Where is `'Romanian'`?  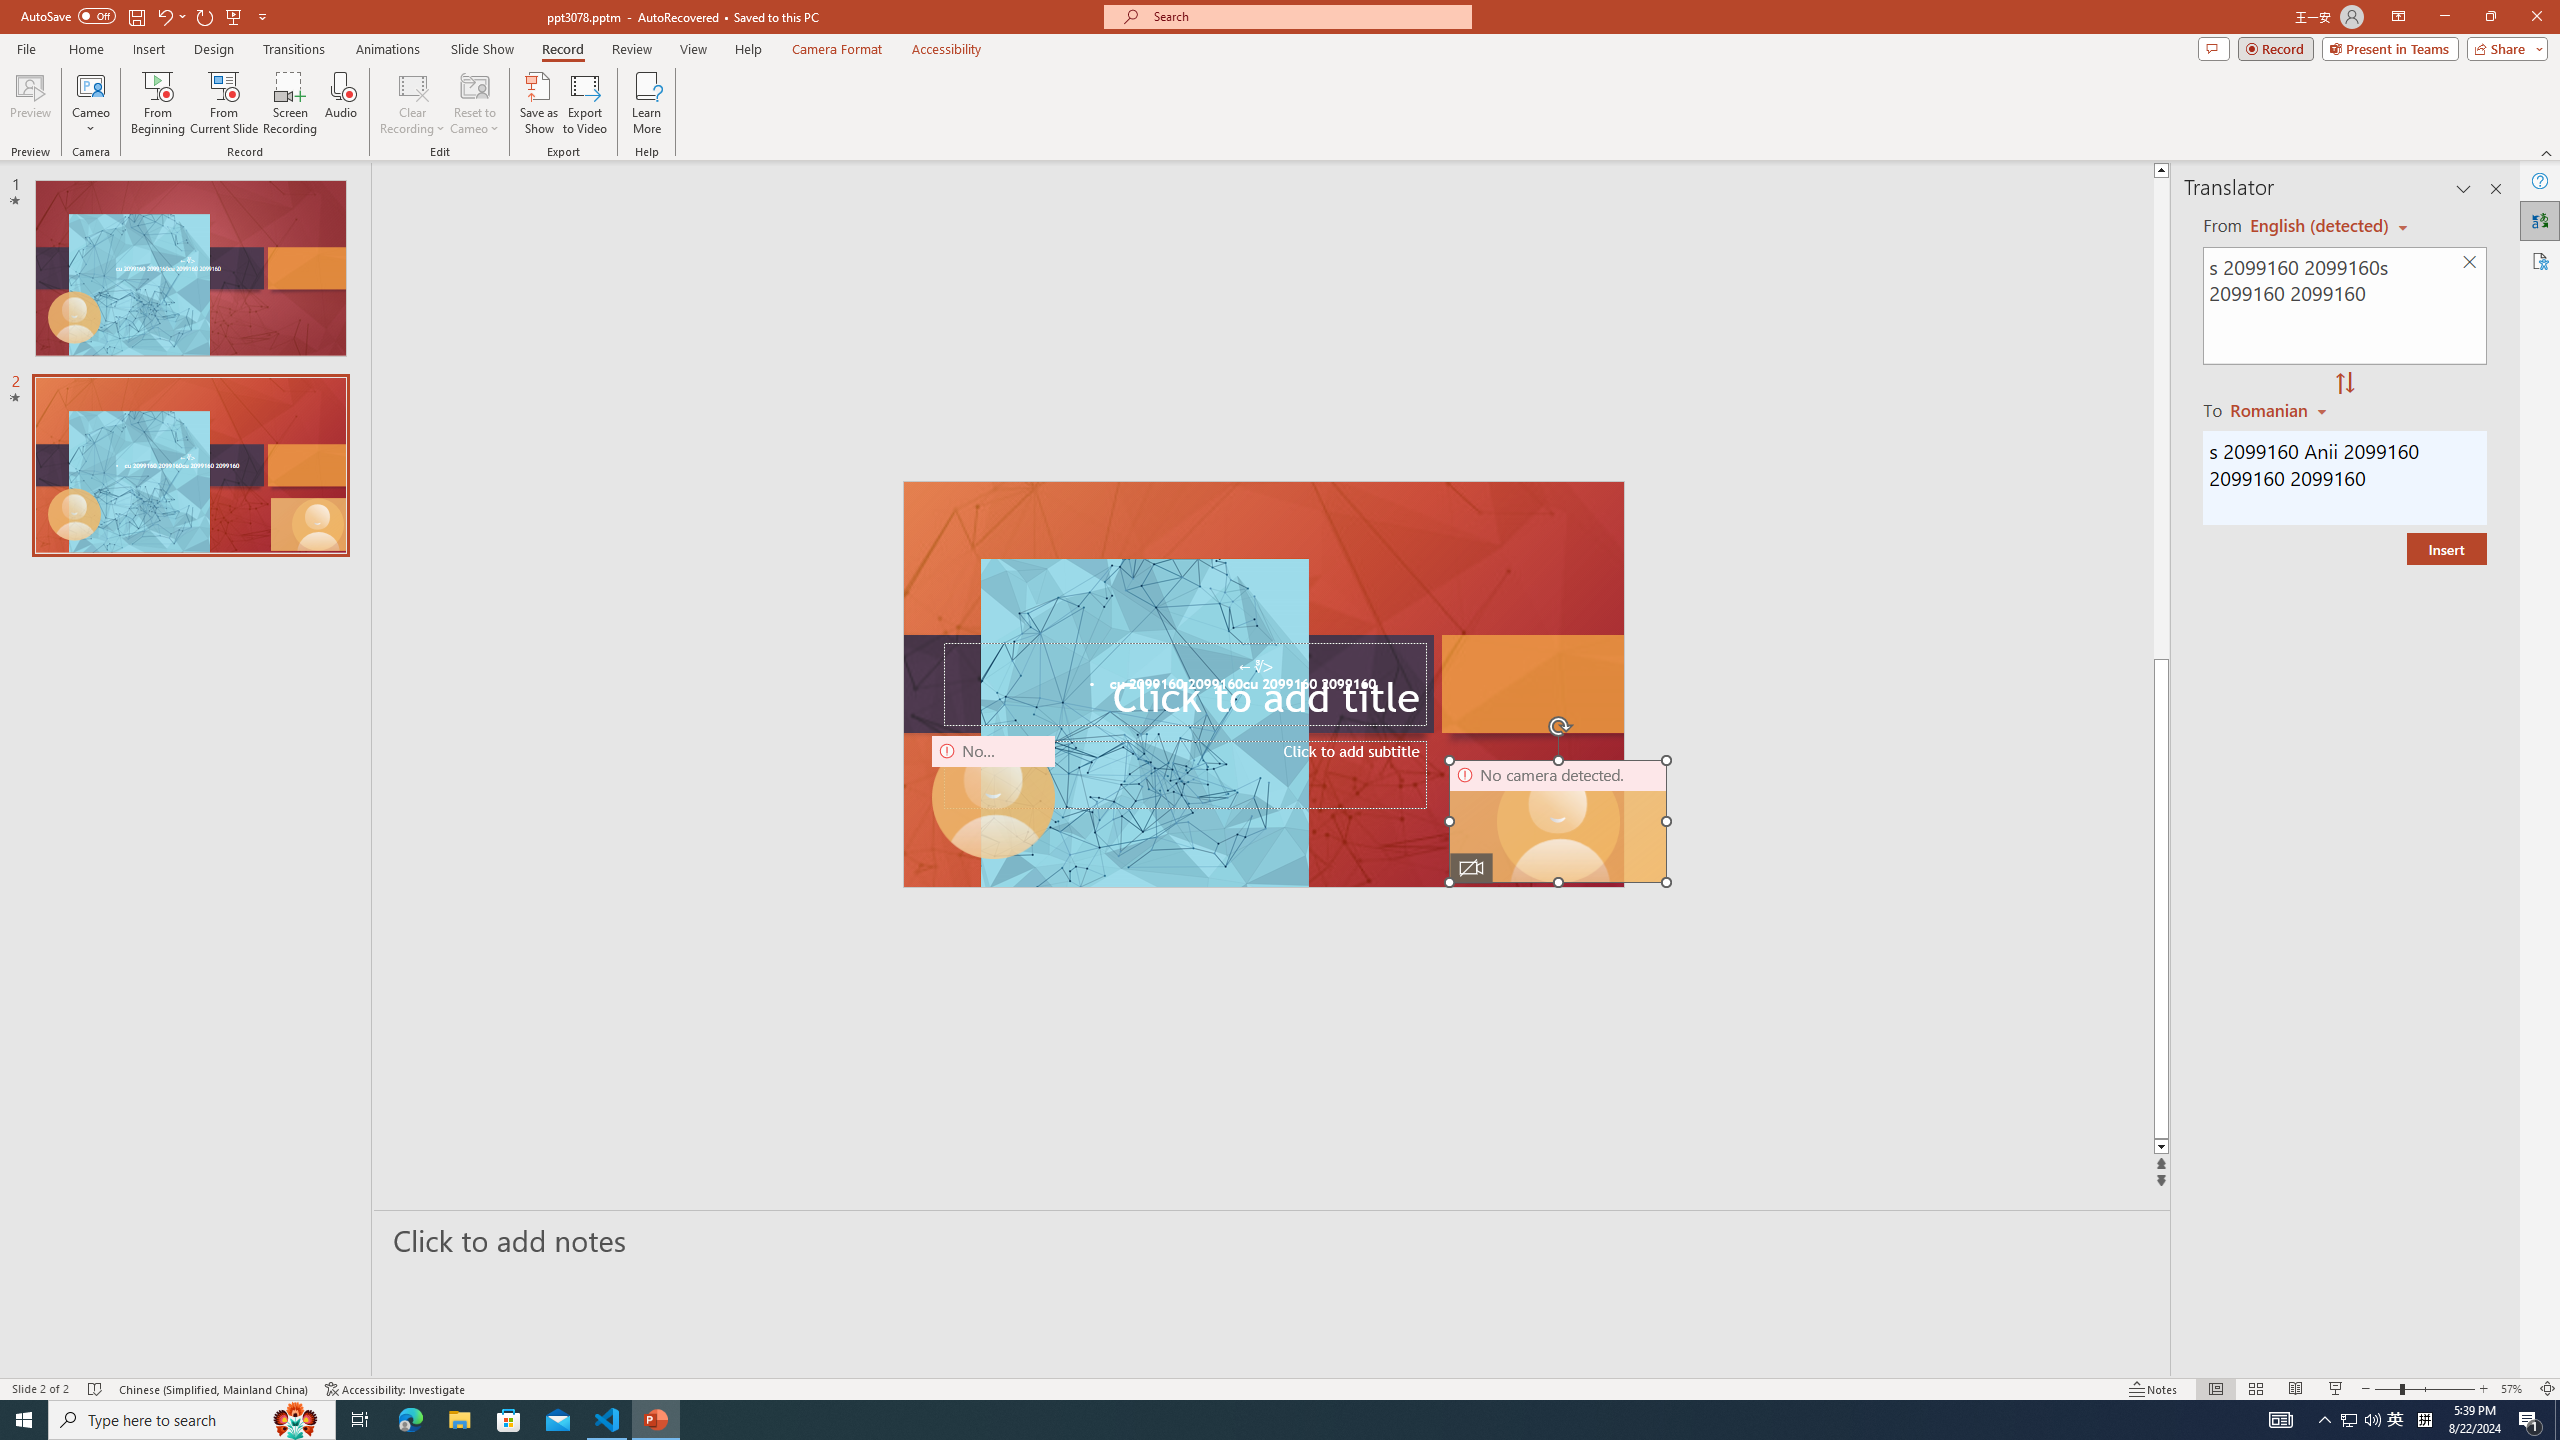 'Romanian' is located at coordinates (2279, 409).